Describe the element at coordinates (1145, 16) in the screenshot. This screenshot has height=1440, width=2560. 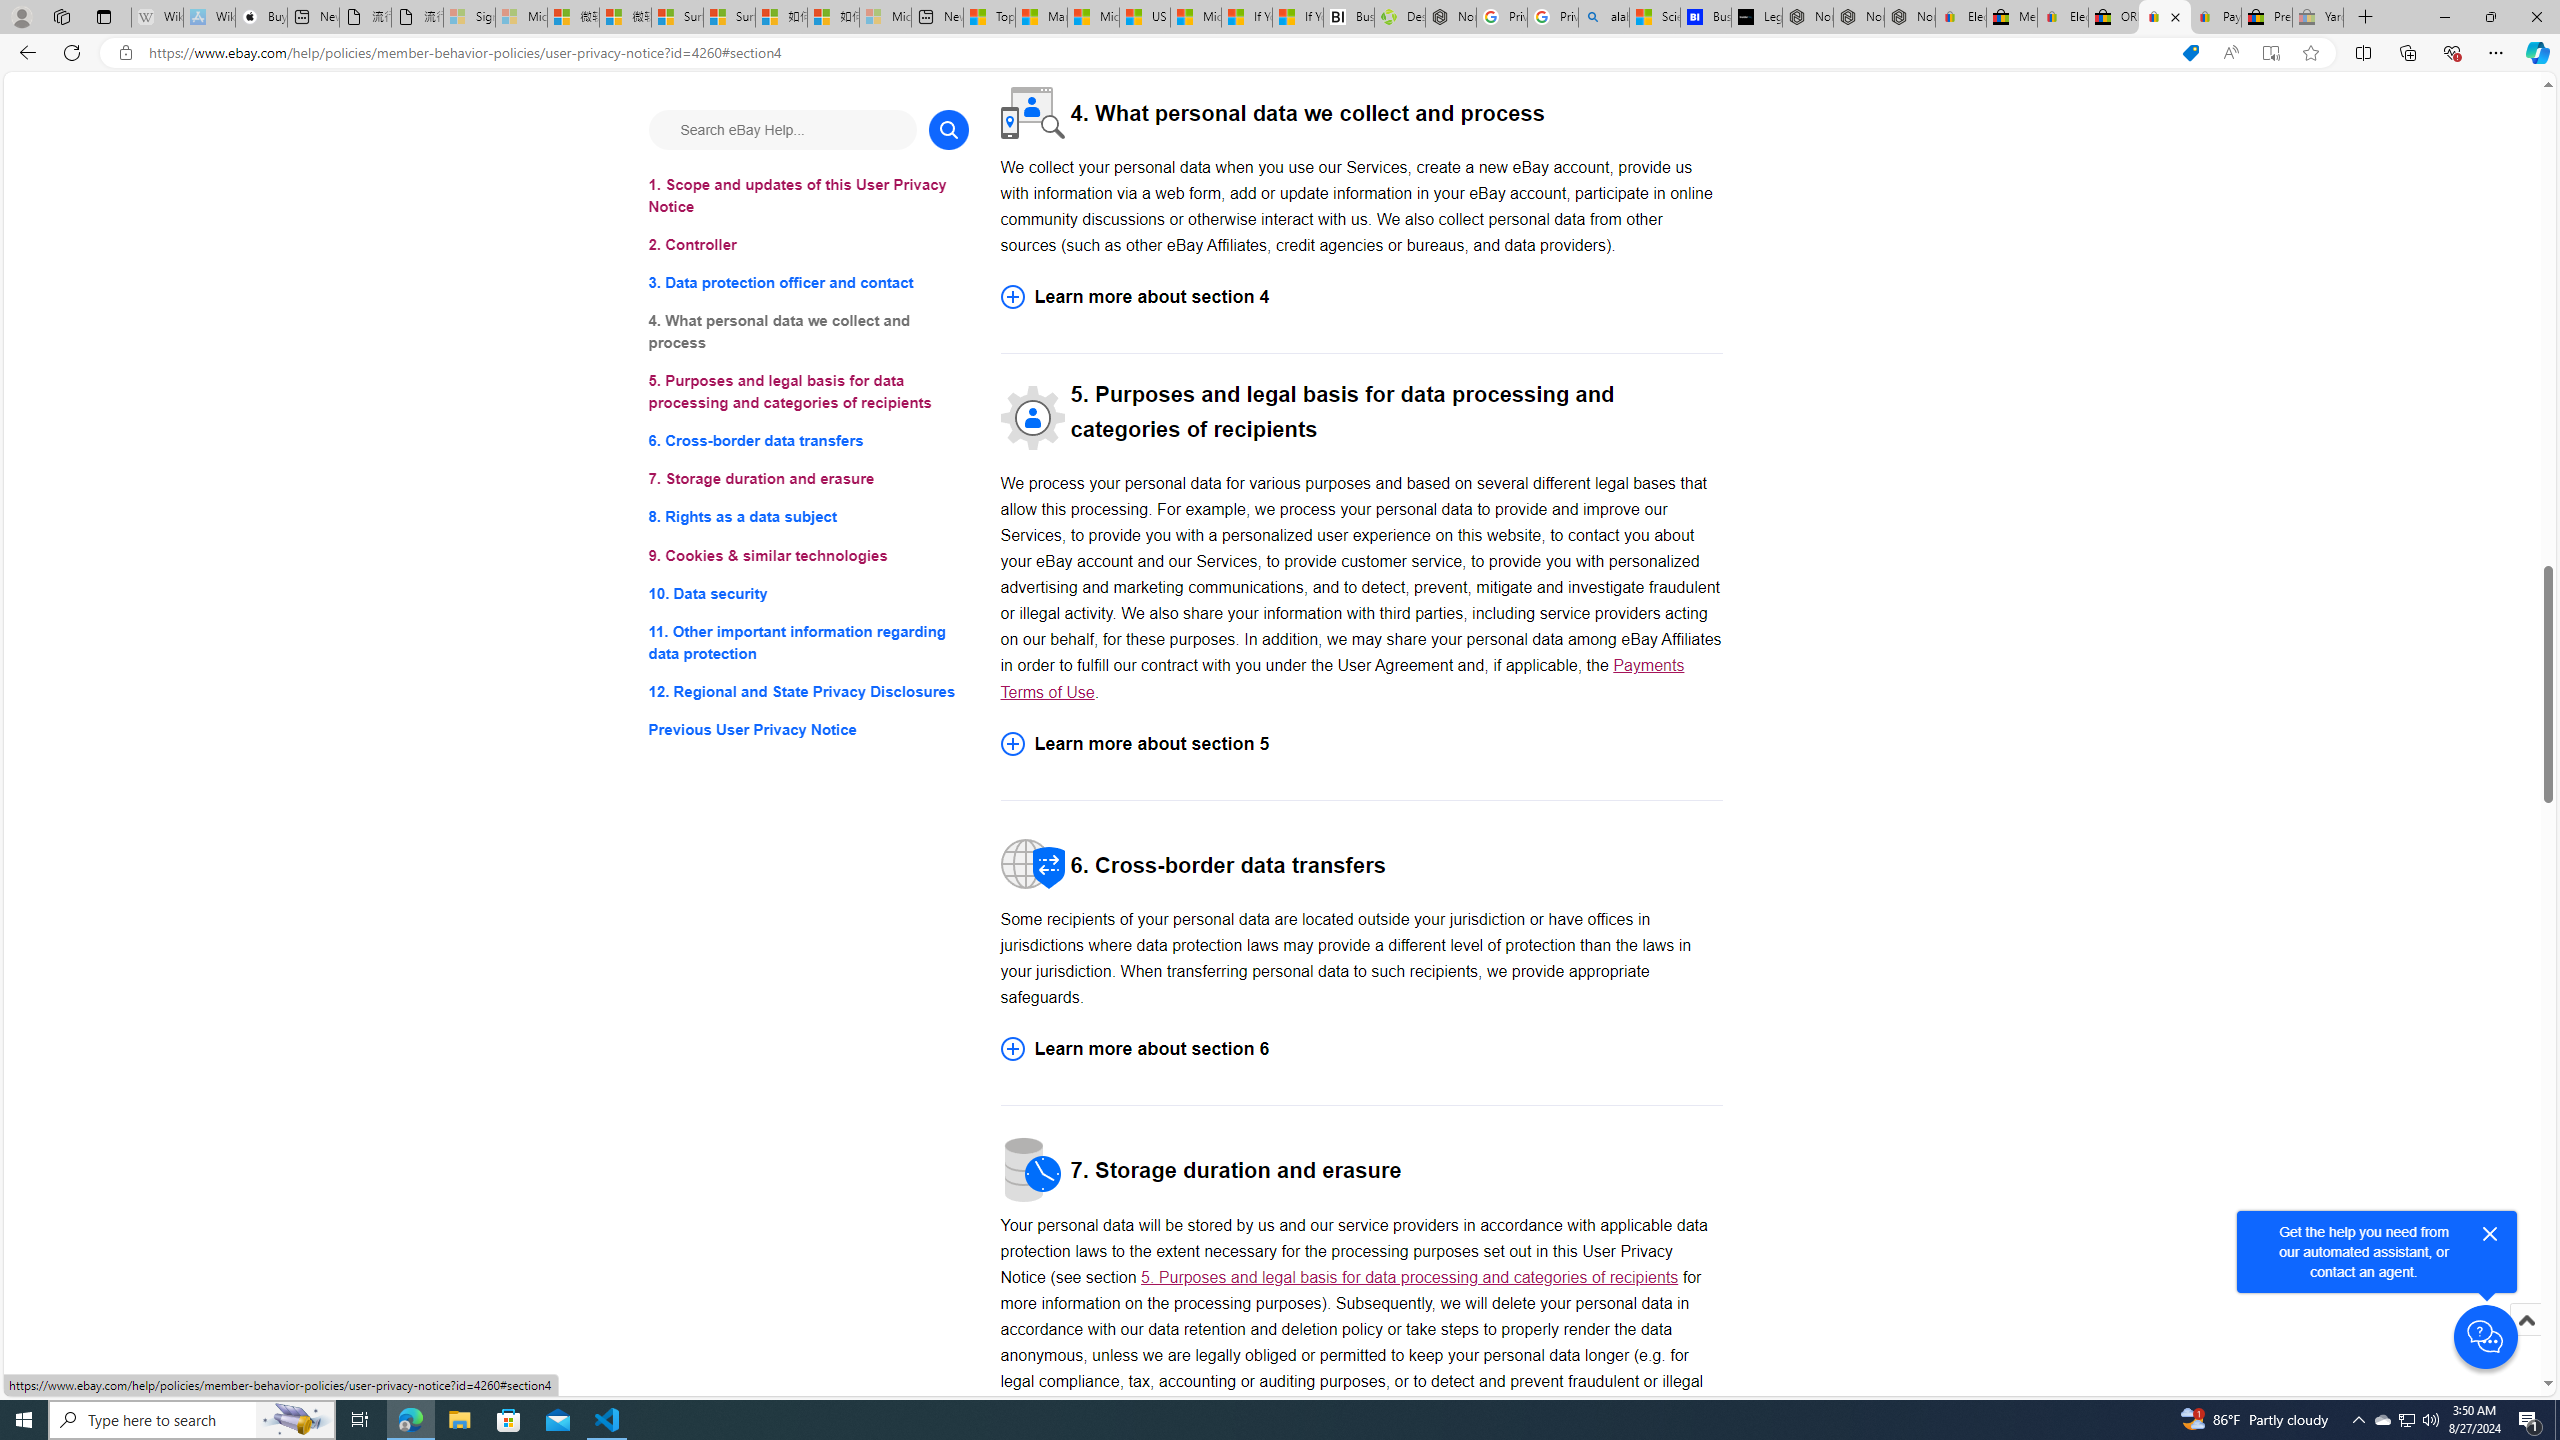
I see `'US Heat Deaths Soared To Record High Last Year'` at that location.